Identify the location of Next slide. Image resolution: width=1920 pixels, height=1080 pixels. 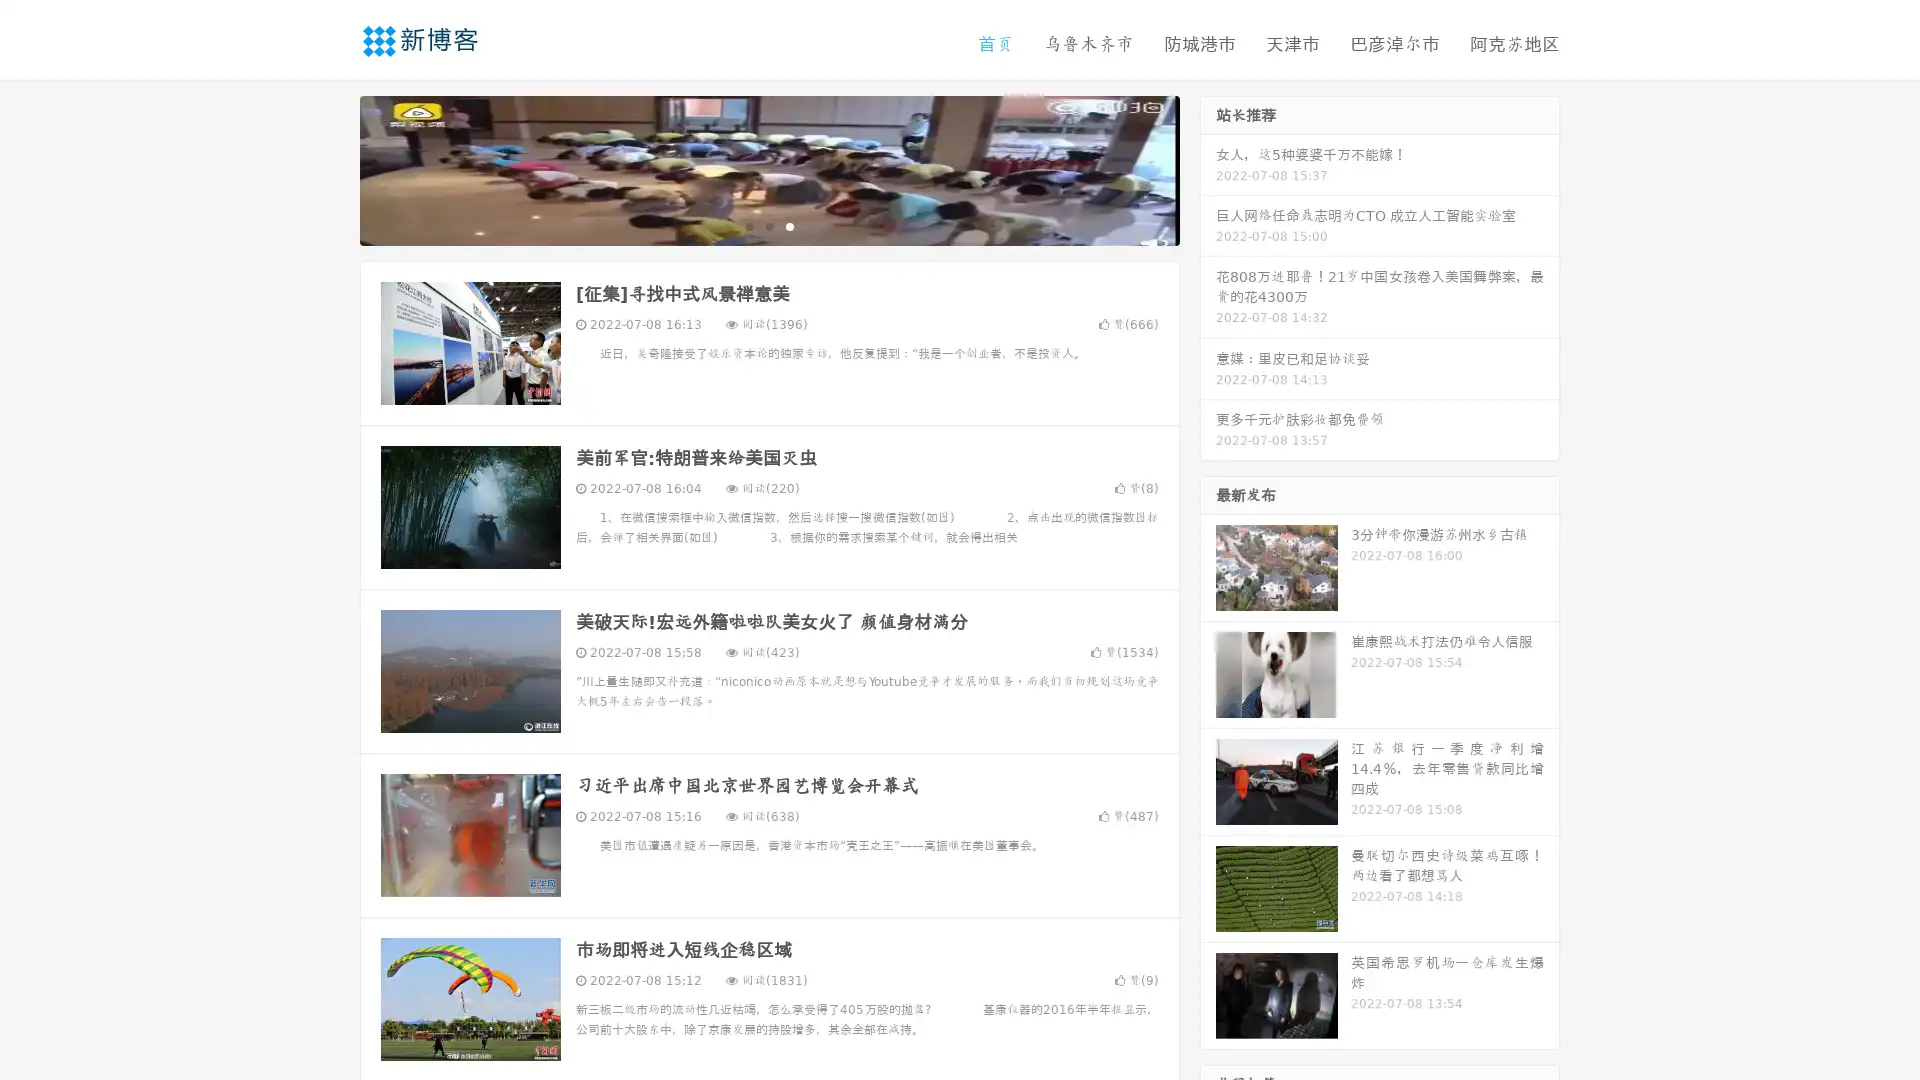
(1208, 168).